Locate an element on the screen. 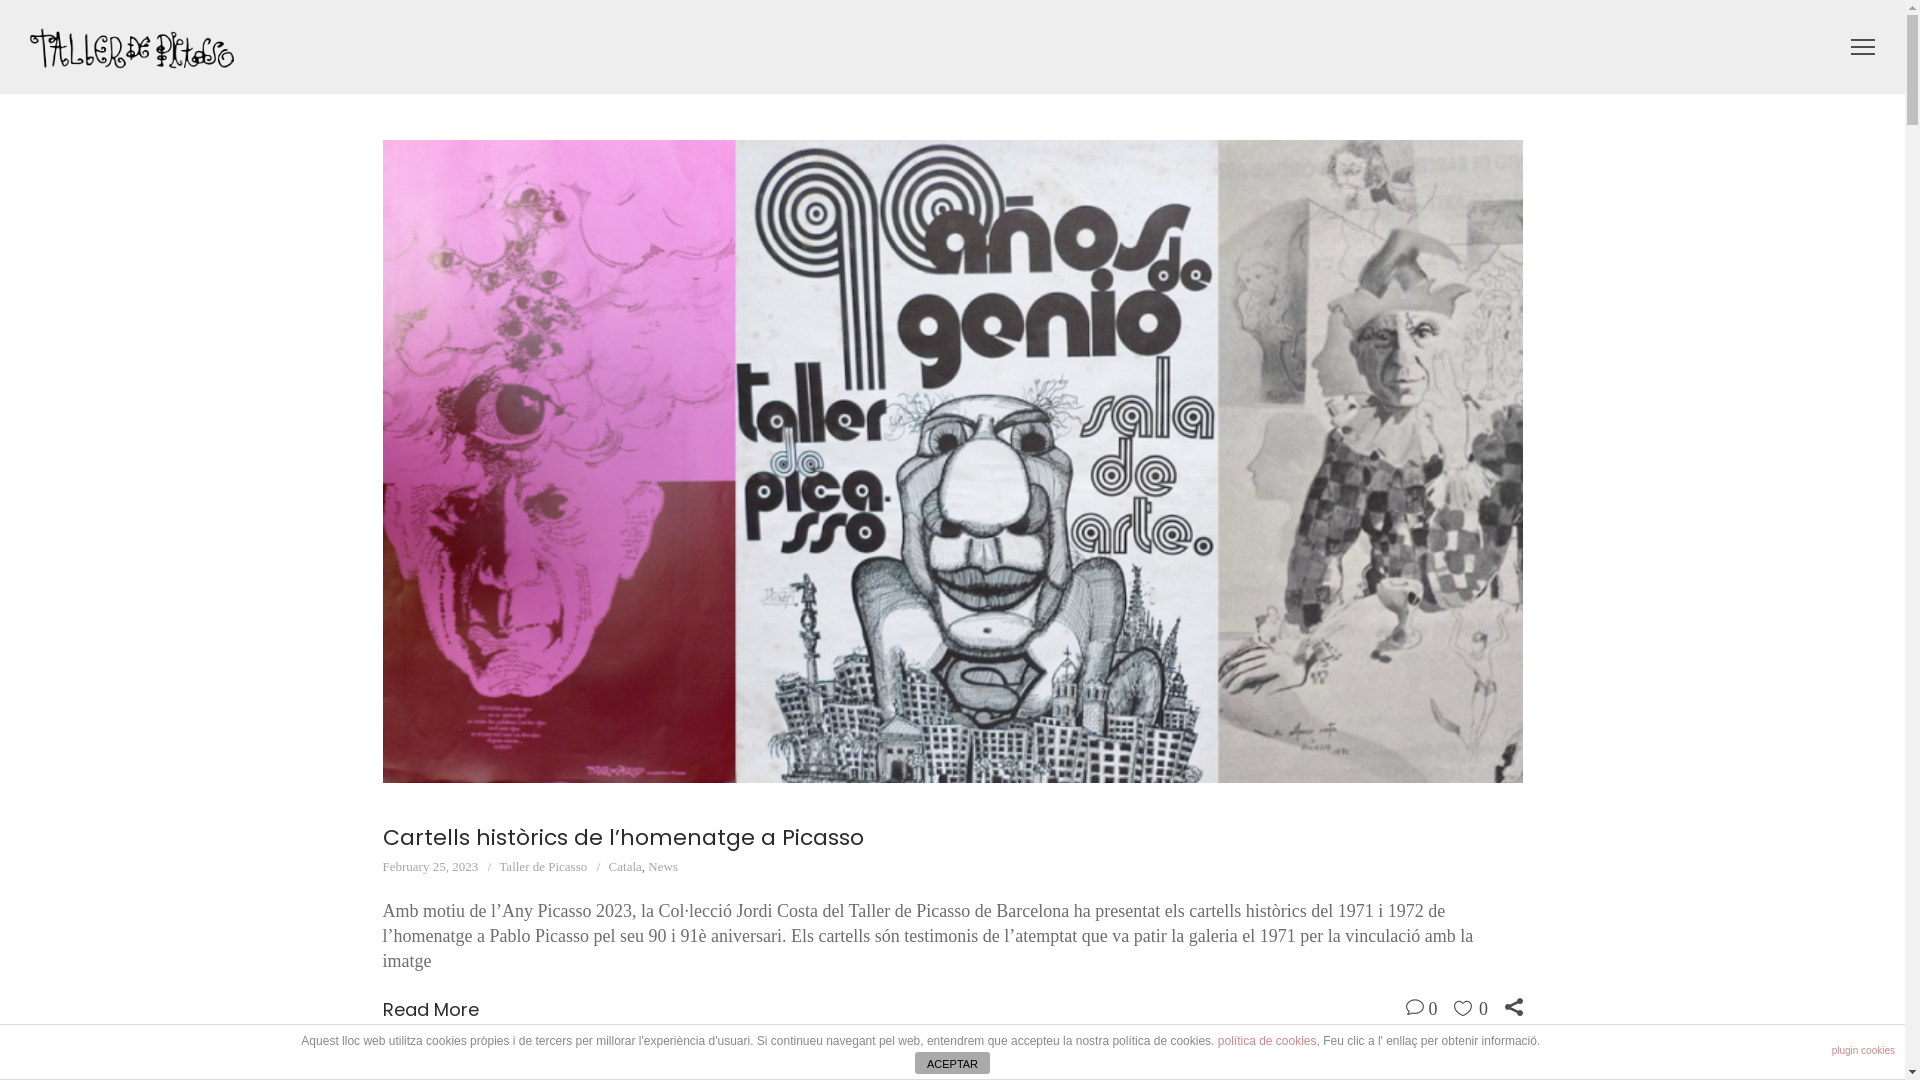  'Catala' is located at coordinates (624, 865).